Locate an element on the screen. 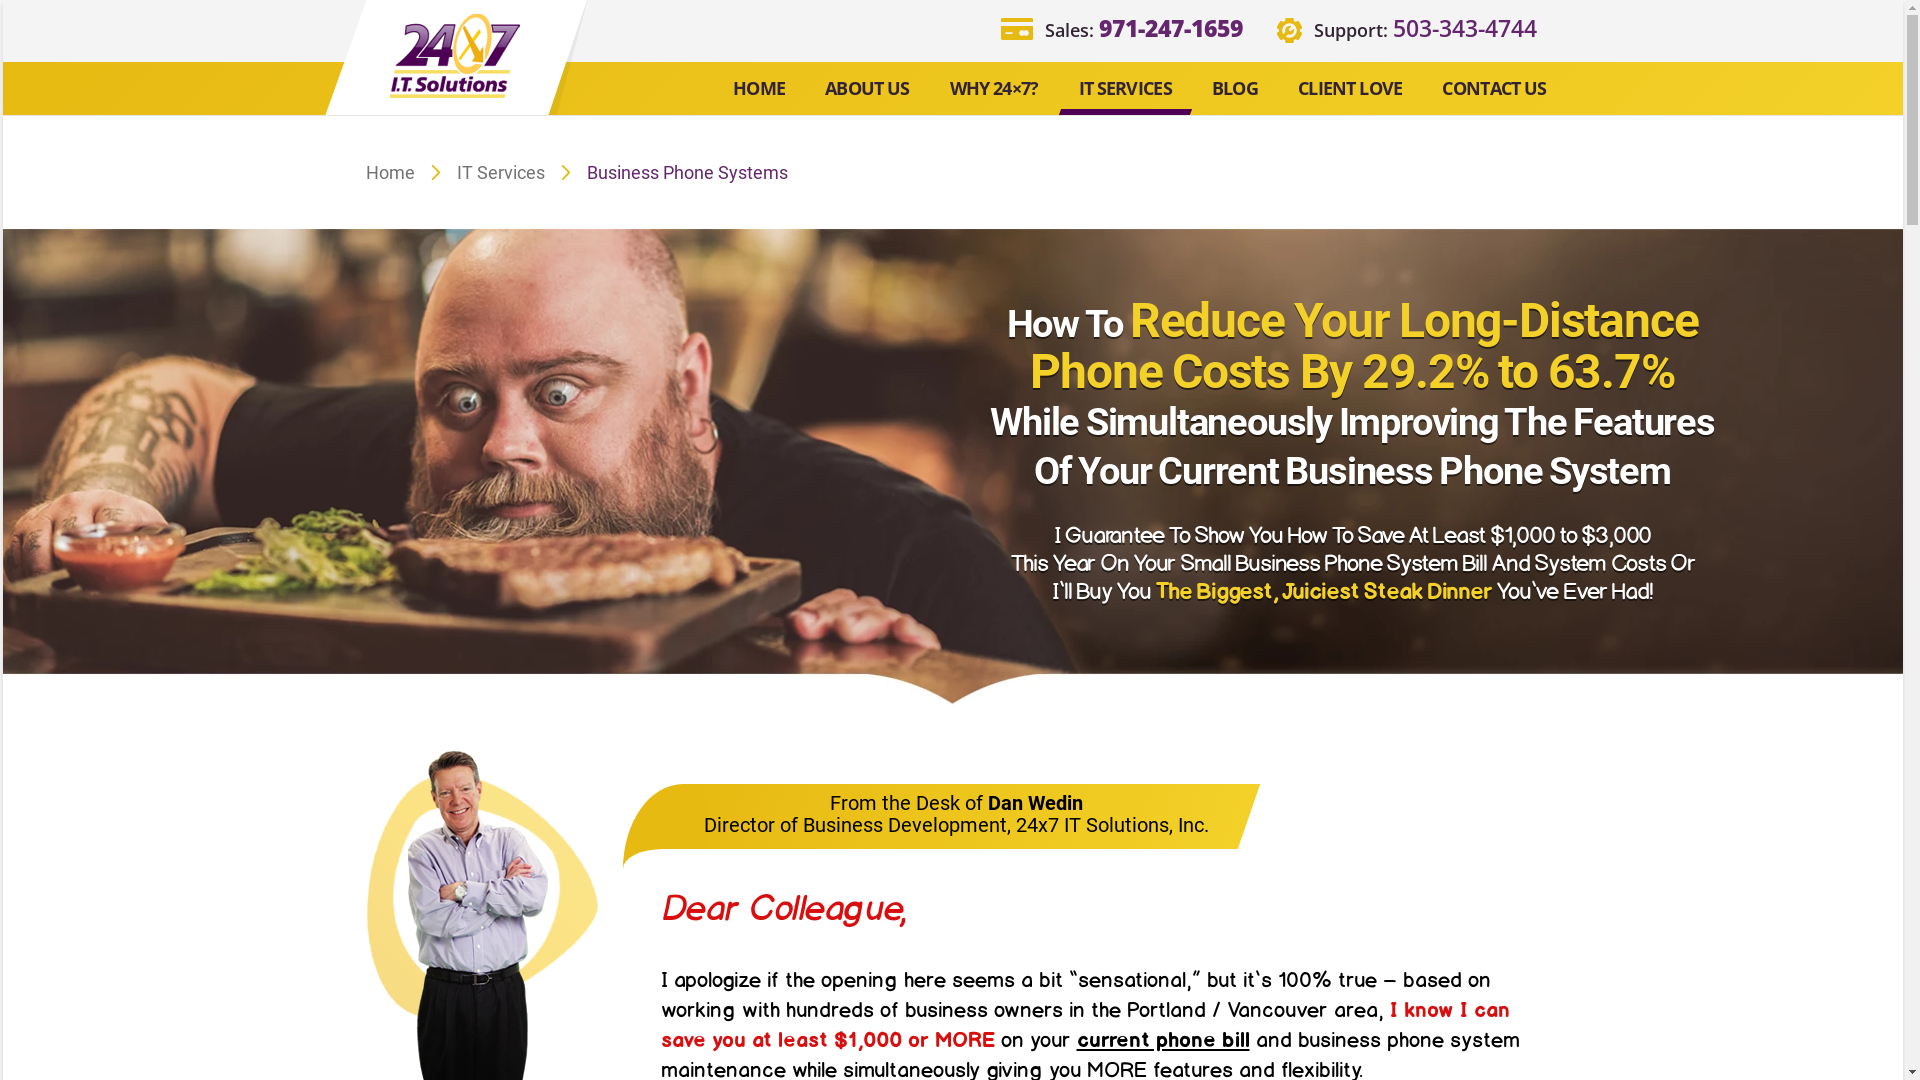 Image resolution: width=1920 pixels, height=1080 pixels. 'HOME' is located at coordinates (757, 88).